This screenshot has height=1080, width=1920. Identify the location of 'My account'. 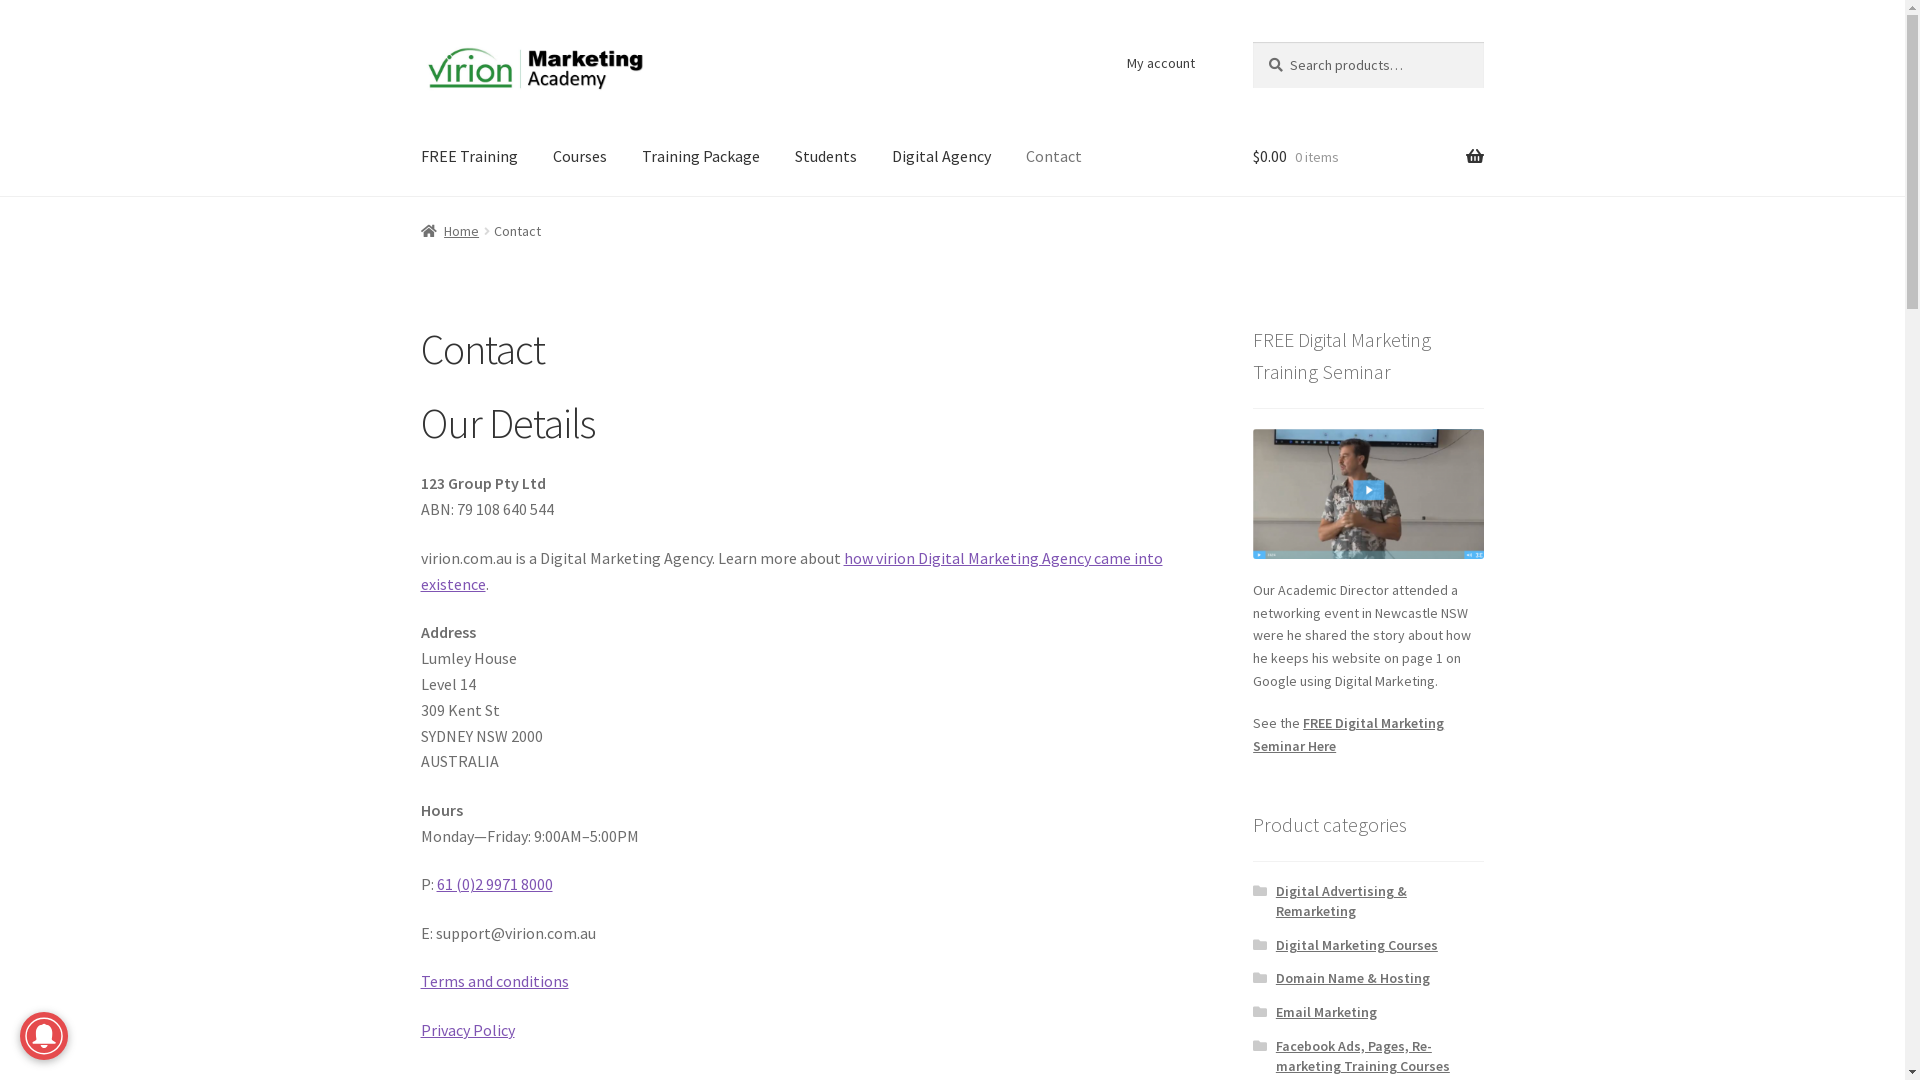
(1160, 61).